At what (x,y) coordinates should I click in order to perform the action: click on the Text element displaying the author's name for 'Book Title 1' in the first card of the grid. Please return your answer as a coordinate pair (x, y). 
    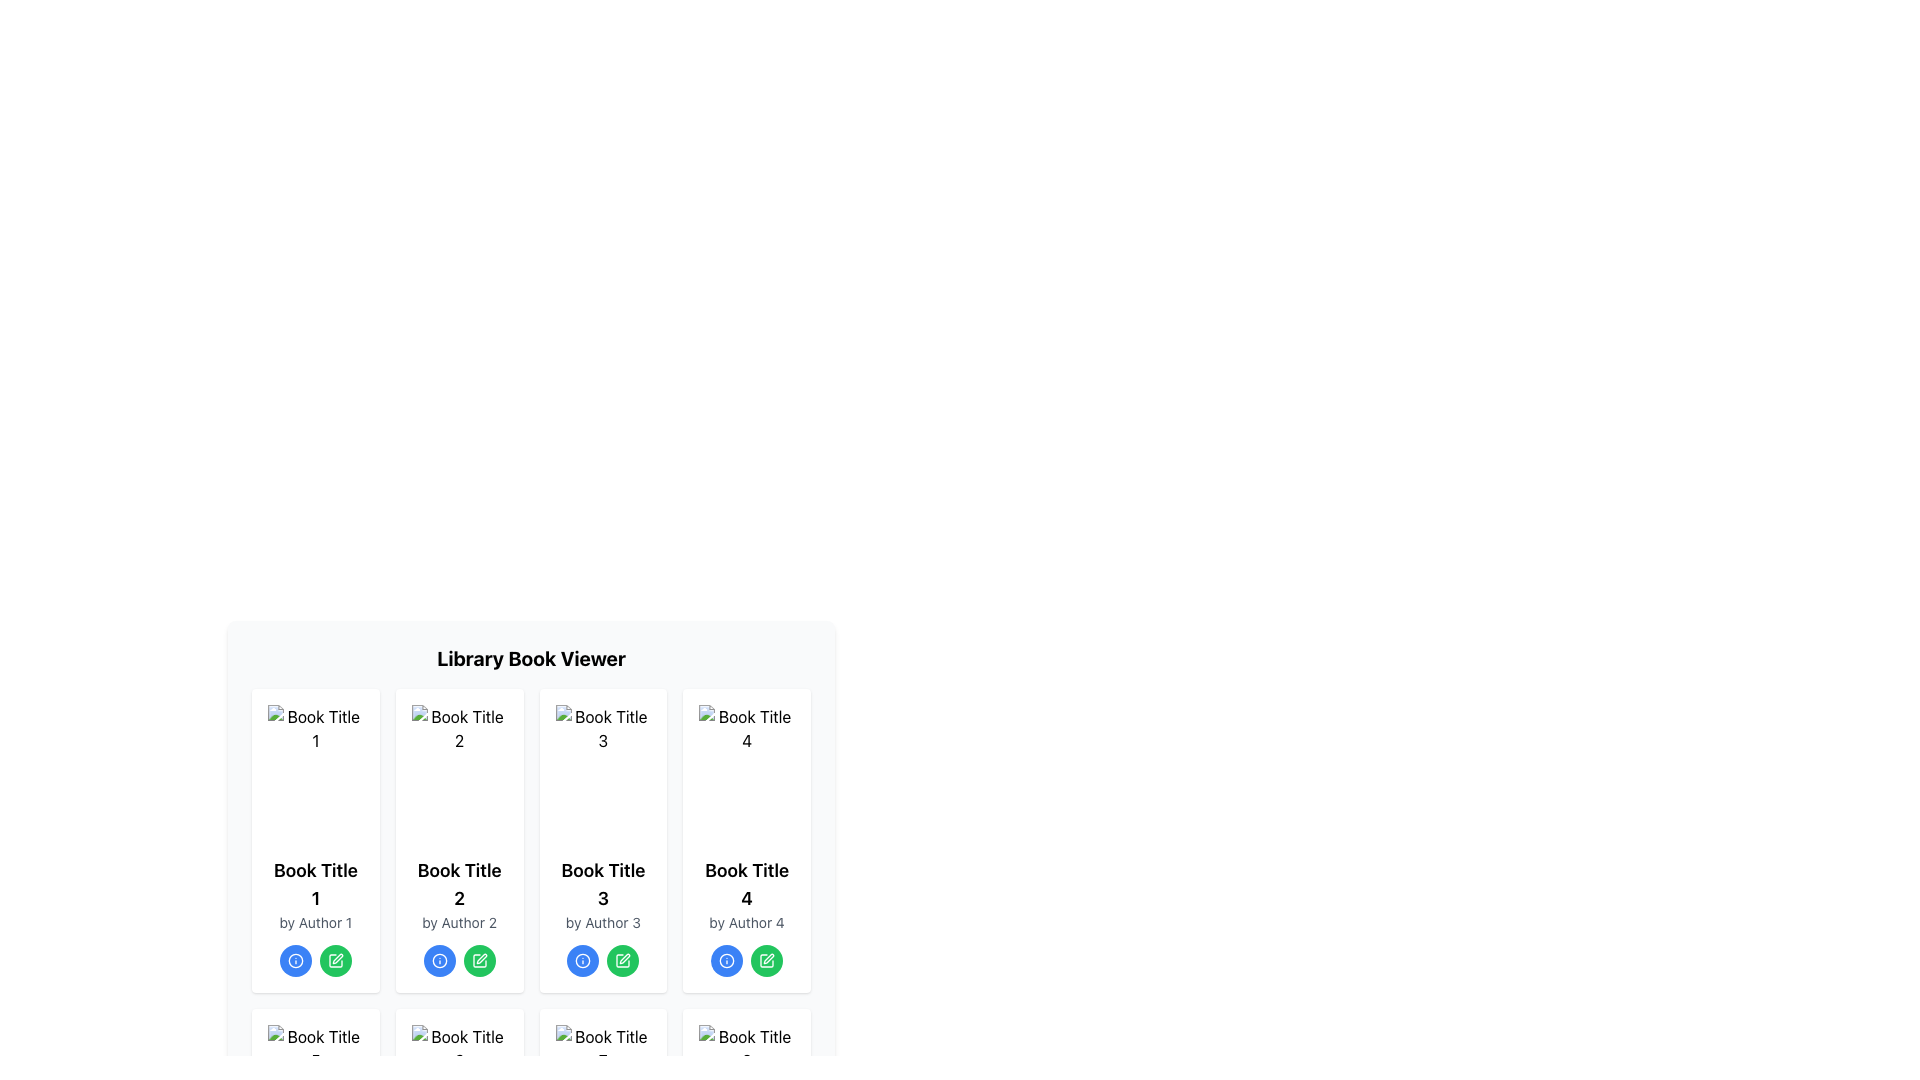
    Looking at the image, I should click on (314, 922).